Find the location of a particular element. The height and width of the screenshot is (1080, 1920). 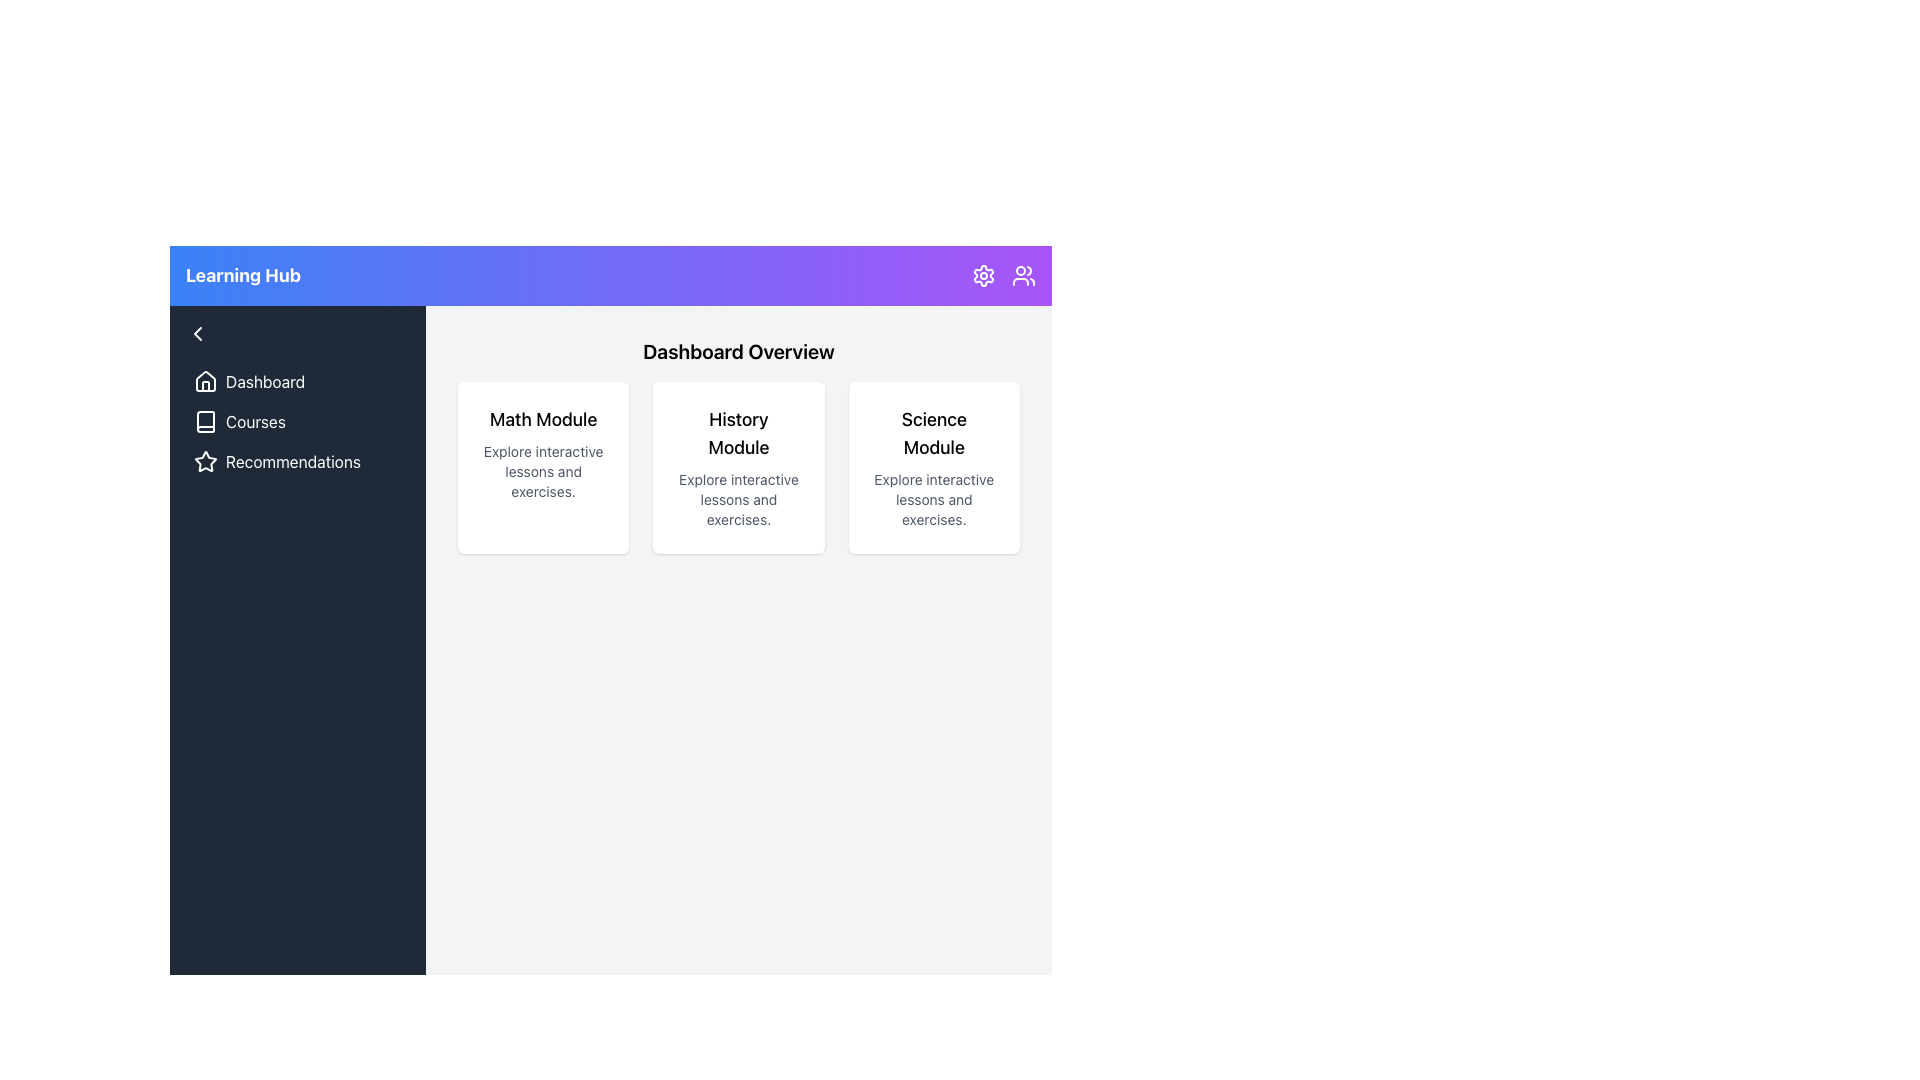

the gear-shaped icon button representing settings with a purple background located in the top-right corner of the page is located at coordinates (983, 276).